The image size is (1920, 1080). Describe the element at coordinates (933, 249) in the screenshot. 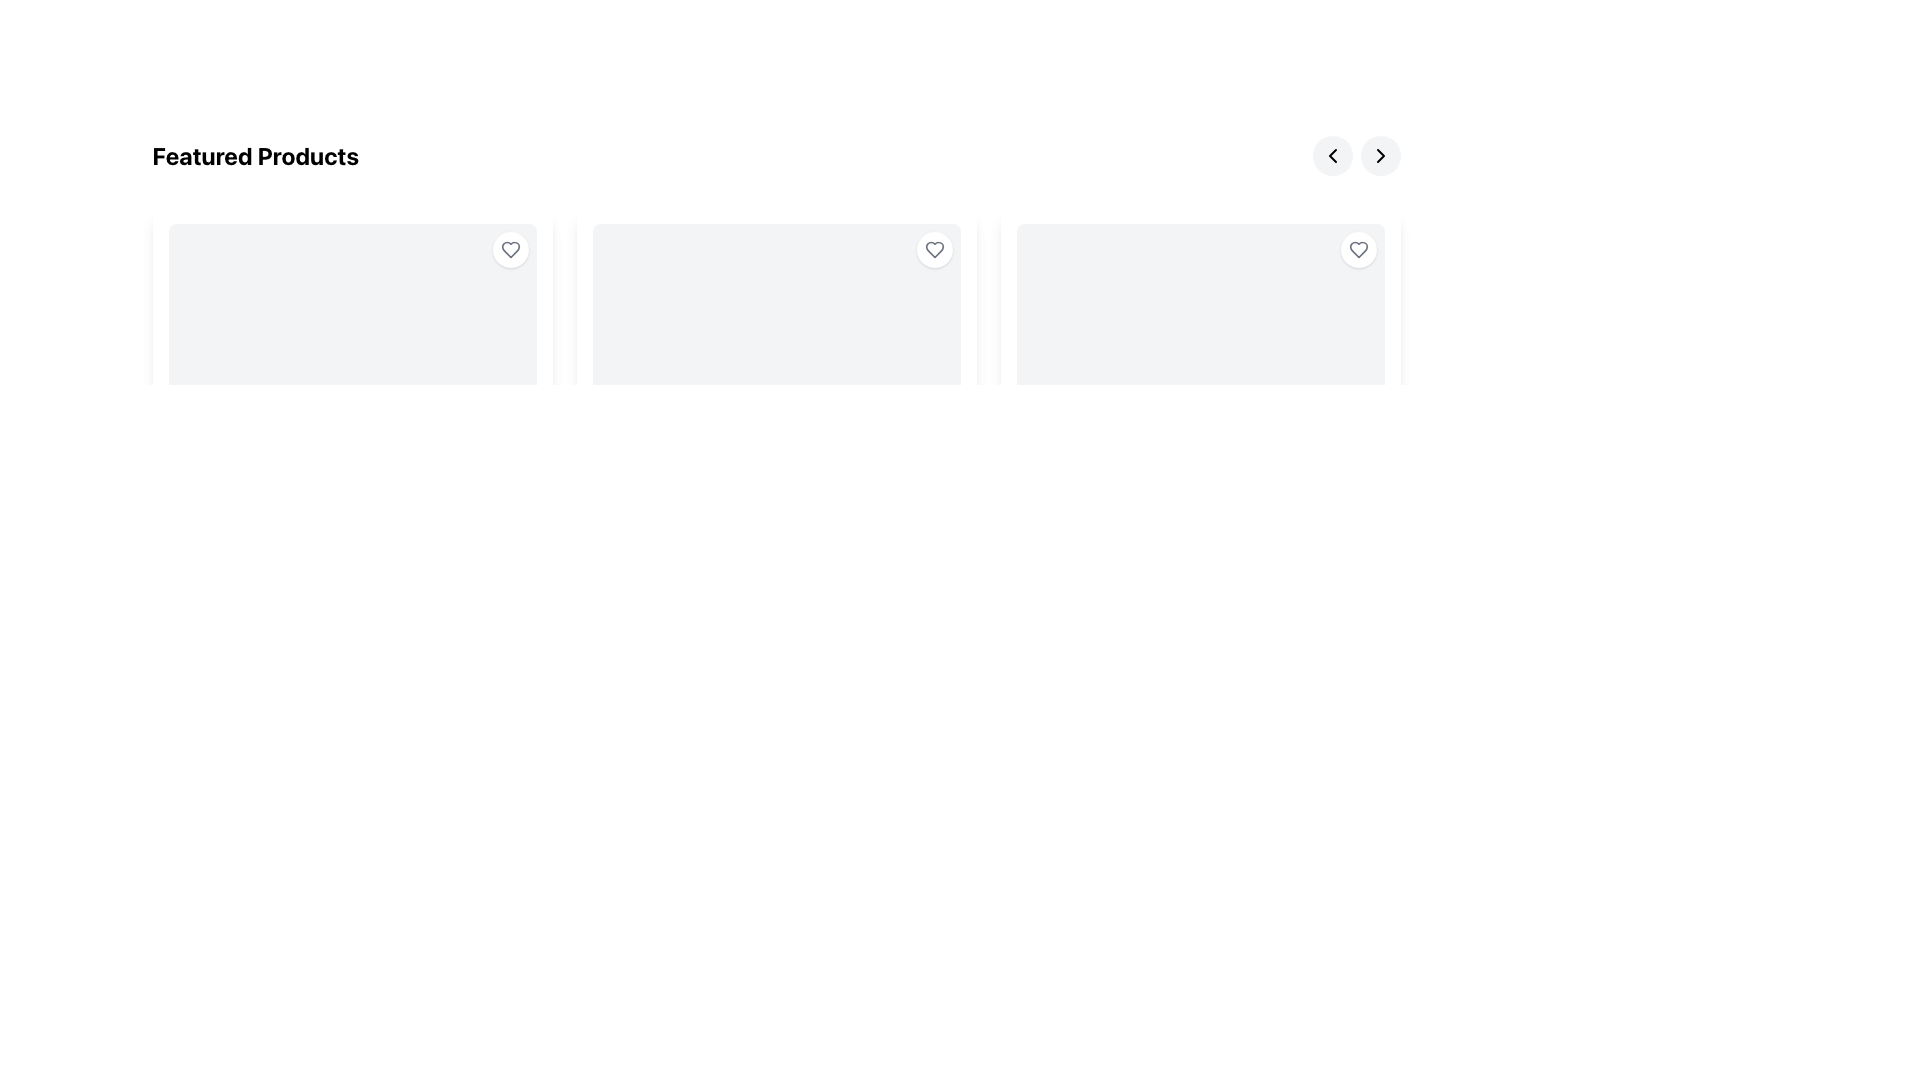

I see `the heart icon button located at the top-right corner of the second card in the horizontally aligned list` at that location.